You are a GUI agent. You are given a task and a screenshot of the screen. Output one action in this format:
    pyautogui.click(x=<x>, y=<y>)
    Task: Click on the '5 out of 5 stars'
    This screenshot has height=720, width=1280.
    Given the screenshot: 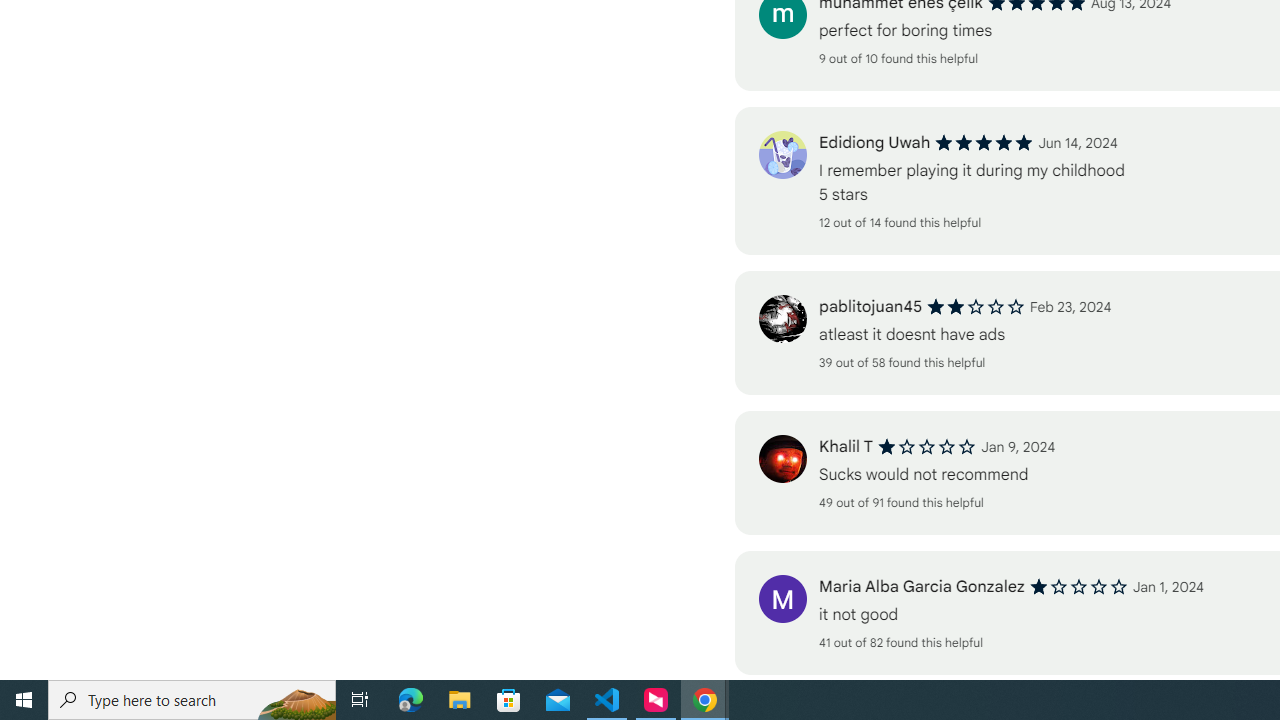 What is the action you would take?
    pyautogui.click(x=984, y=141)
    